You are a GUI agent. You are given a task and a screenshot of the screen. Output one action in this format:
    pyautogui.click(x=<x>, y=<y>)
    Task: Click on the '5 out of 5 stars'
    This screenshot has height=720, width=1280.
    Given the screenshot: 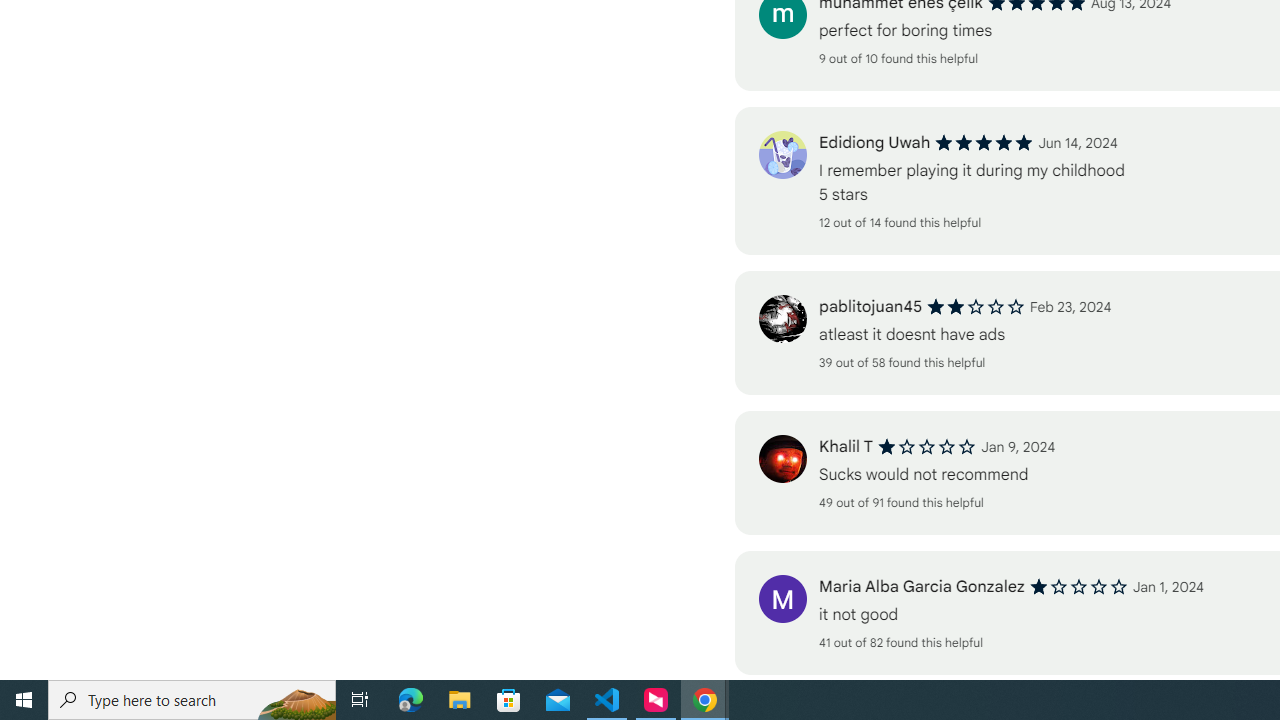 What is the action you would take?
    pyautogui.click(x=984, y=141)
    